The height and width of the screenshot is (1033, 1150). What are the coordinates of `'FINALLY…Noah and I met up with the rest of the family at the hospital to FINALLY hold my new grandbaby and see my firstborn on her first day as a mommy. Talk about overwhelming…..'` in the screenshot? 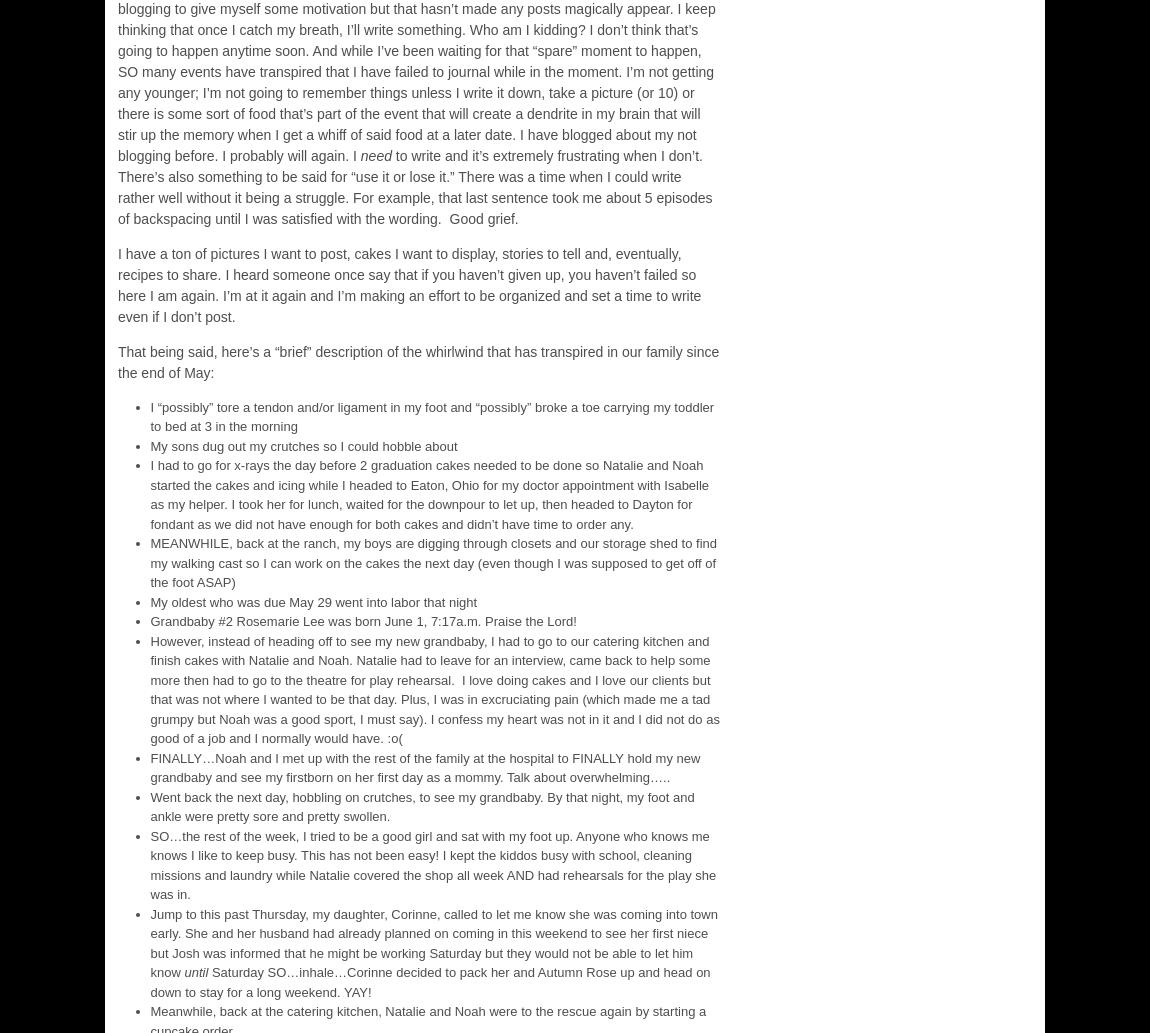 It's located at (425, 767).